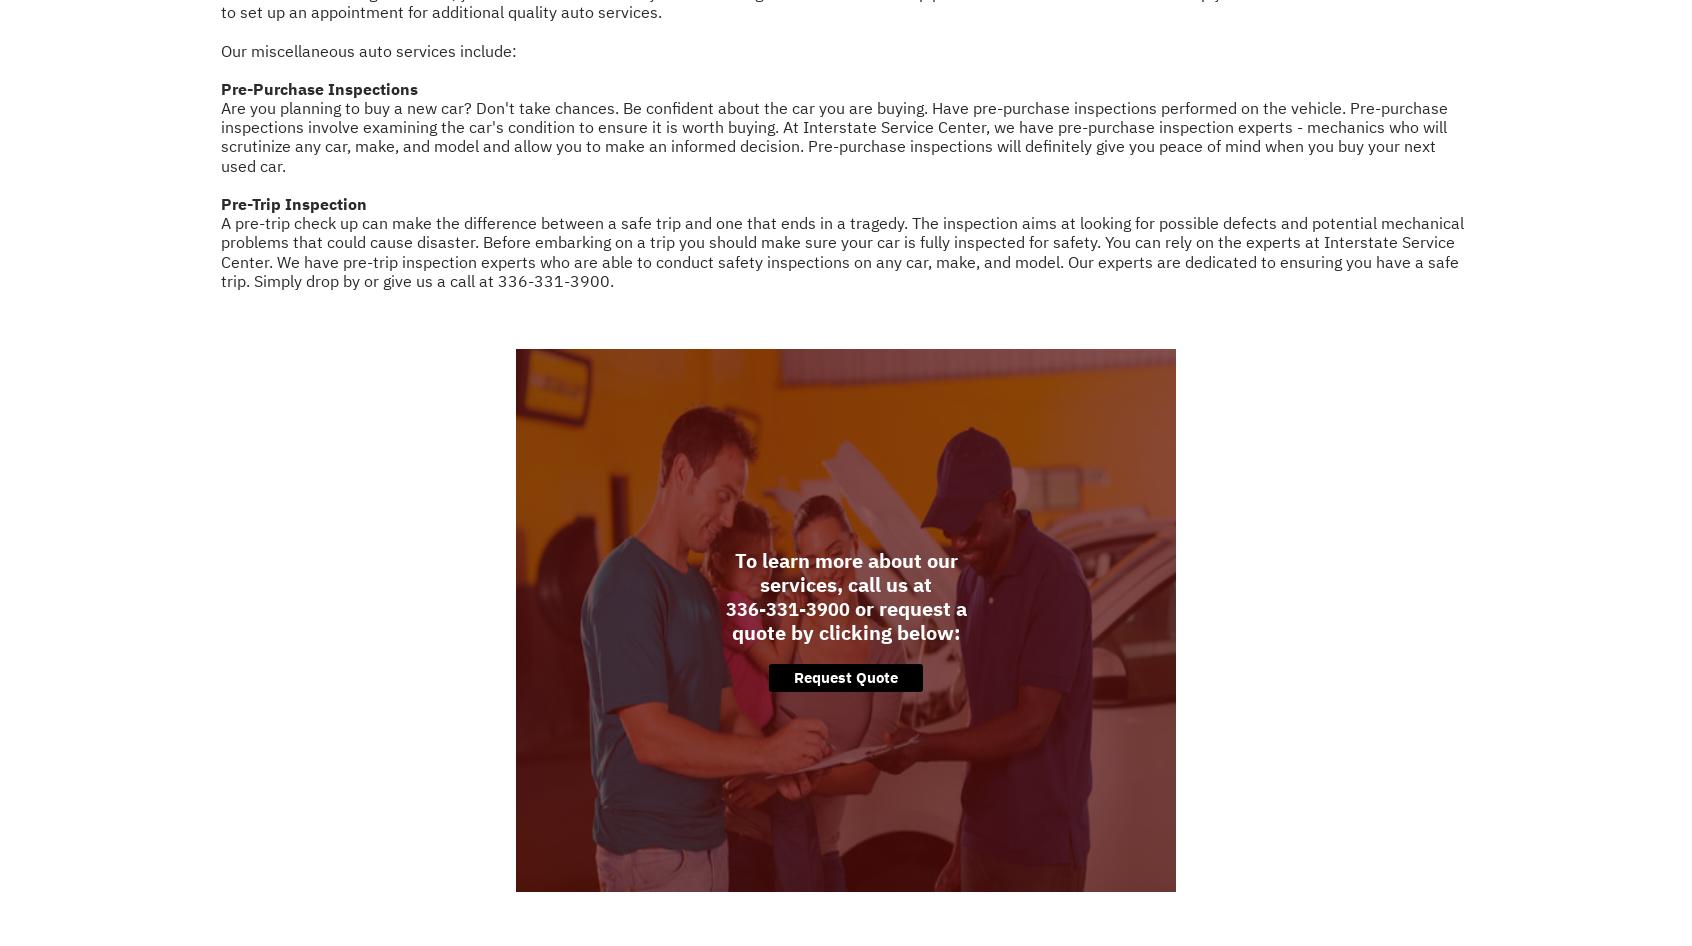  I want to click on 'To learn more about our services, call us at', so click(845, 570).